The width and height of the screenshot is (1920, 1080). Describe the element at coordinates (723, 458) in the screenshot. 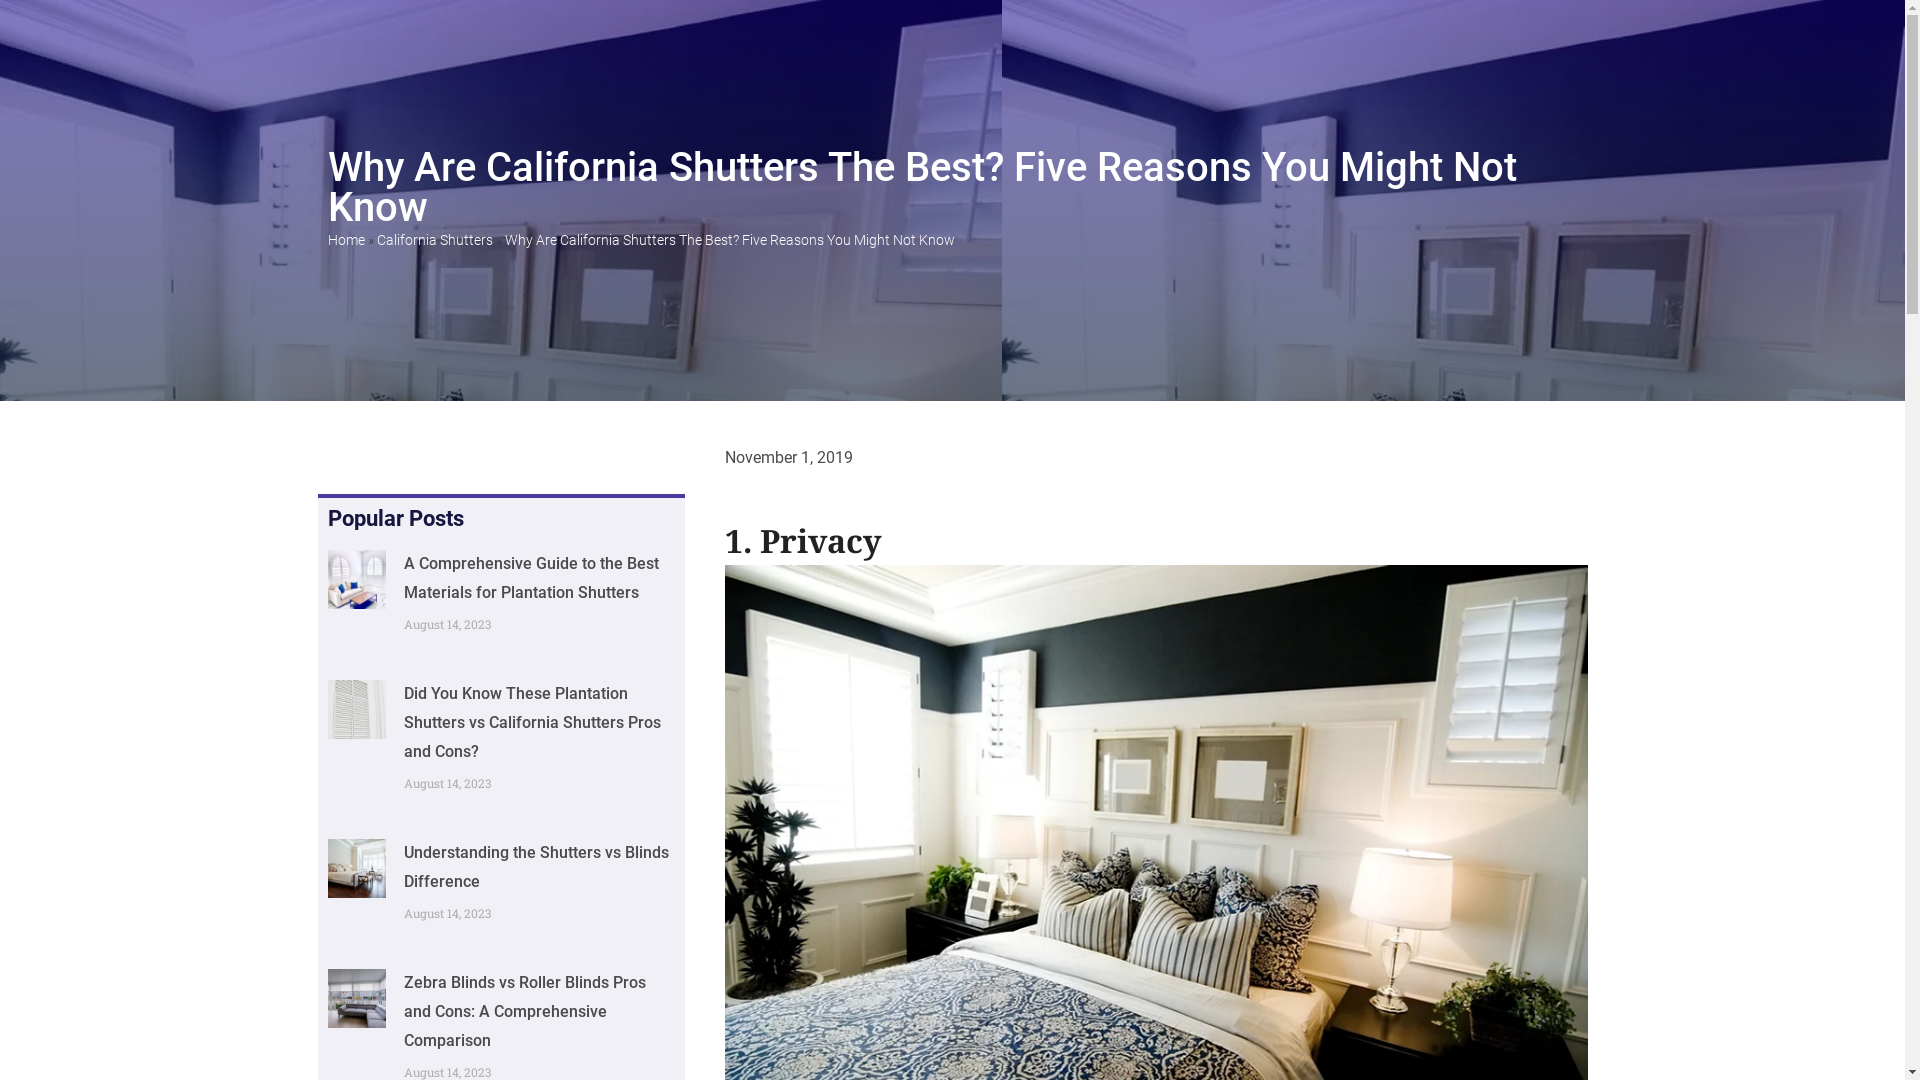

I see `'November 1, 2019'` at that location.